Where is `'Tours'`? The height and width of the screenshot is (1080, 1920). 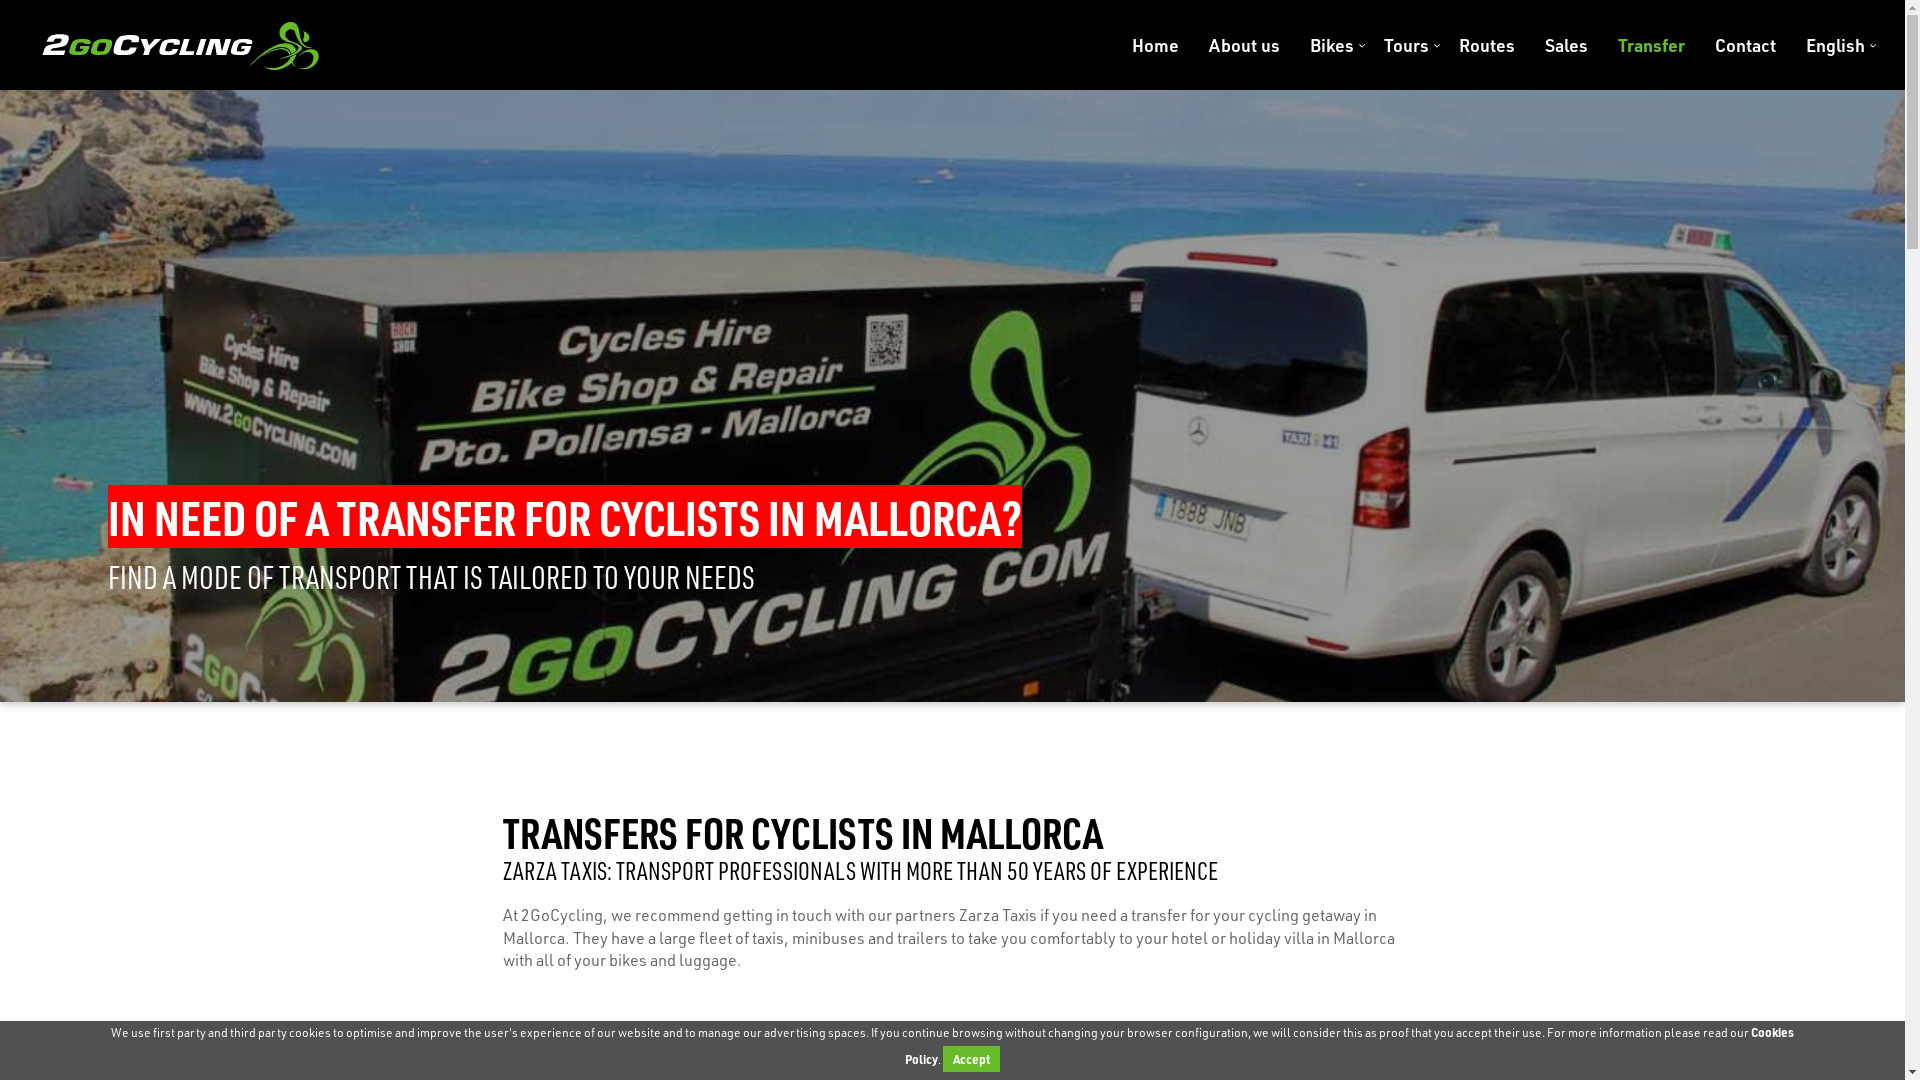 'Tours' is located at coordinates (1405, 45).